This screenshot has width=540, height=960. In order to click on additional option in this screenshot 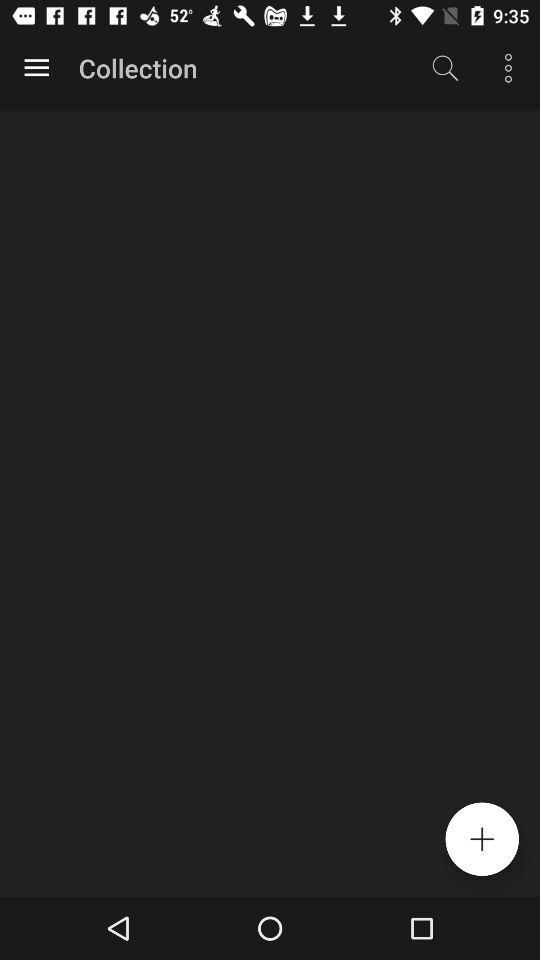, I will do `click(481, 839)`.